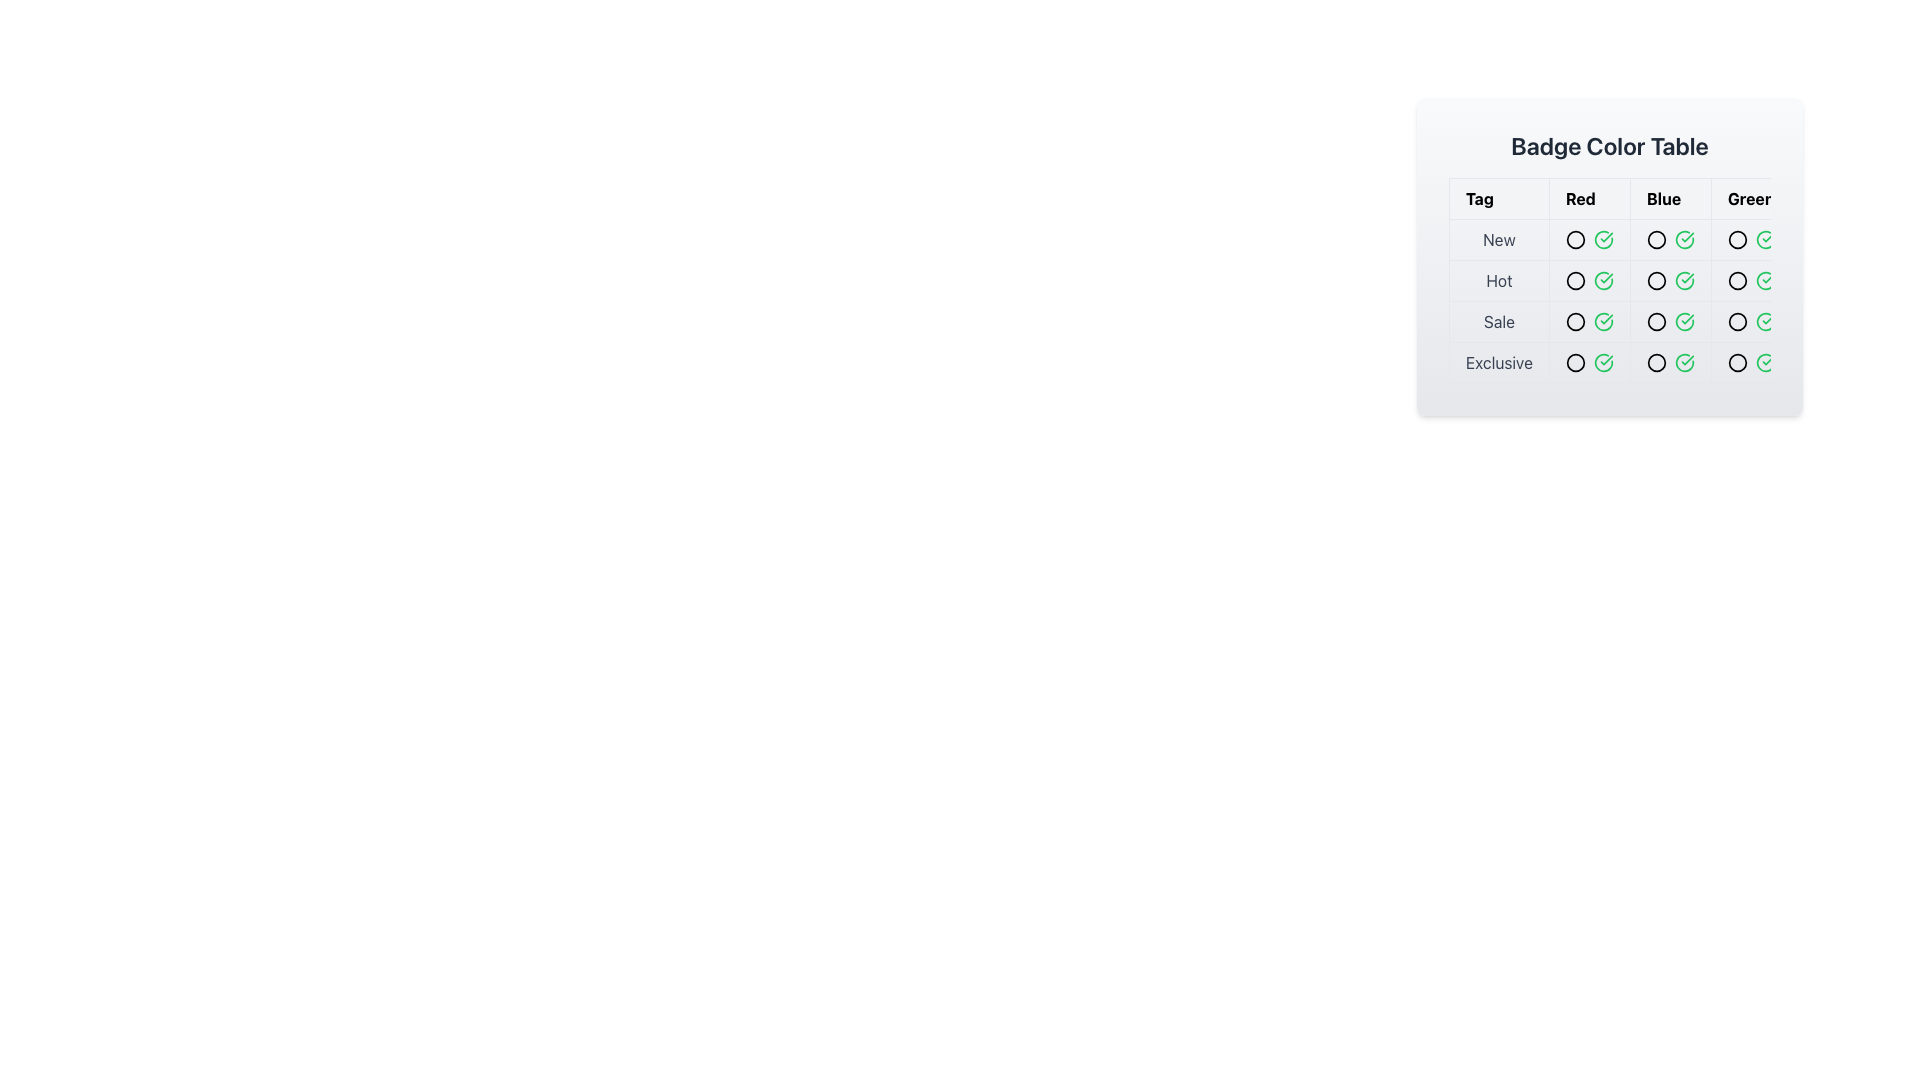 Image resolution: width=1920 pixels, height=1080 pixels. I want to click on the circular icon with a thin black border and white fill located in the 'Green' column under the 'Badge Color Table', aligned with the 'Sale' row for interaction, so click(1736, 320).